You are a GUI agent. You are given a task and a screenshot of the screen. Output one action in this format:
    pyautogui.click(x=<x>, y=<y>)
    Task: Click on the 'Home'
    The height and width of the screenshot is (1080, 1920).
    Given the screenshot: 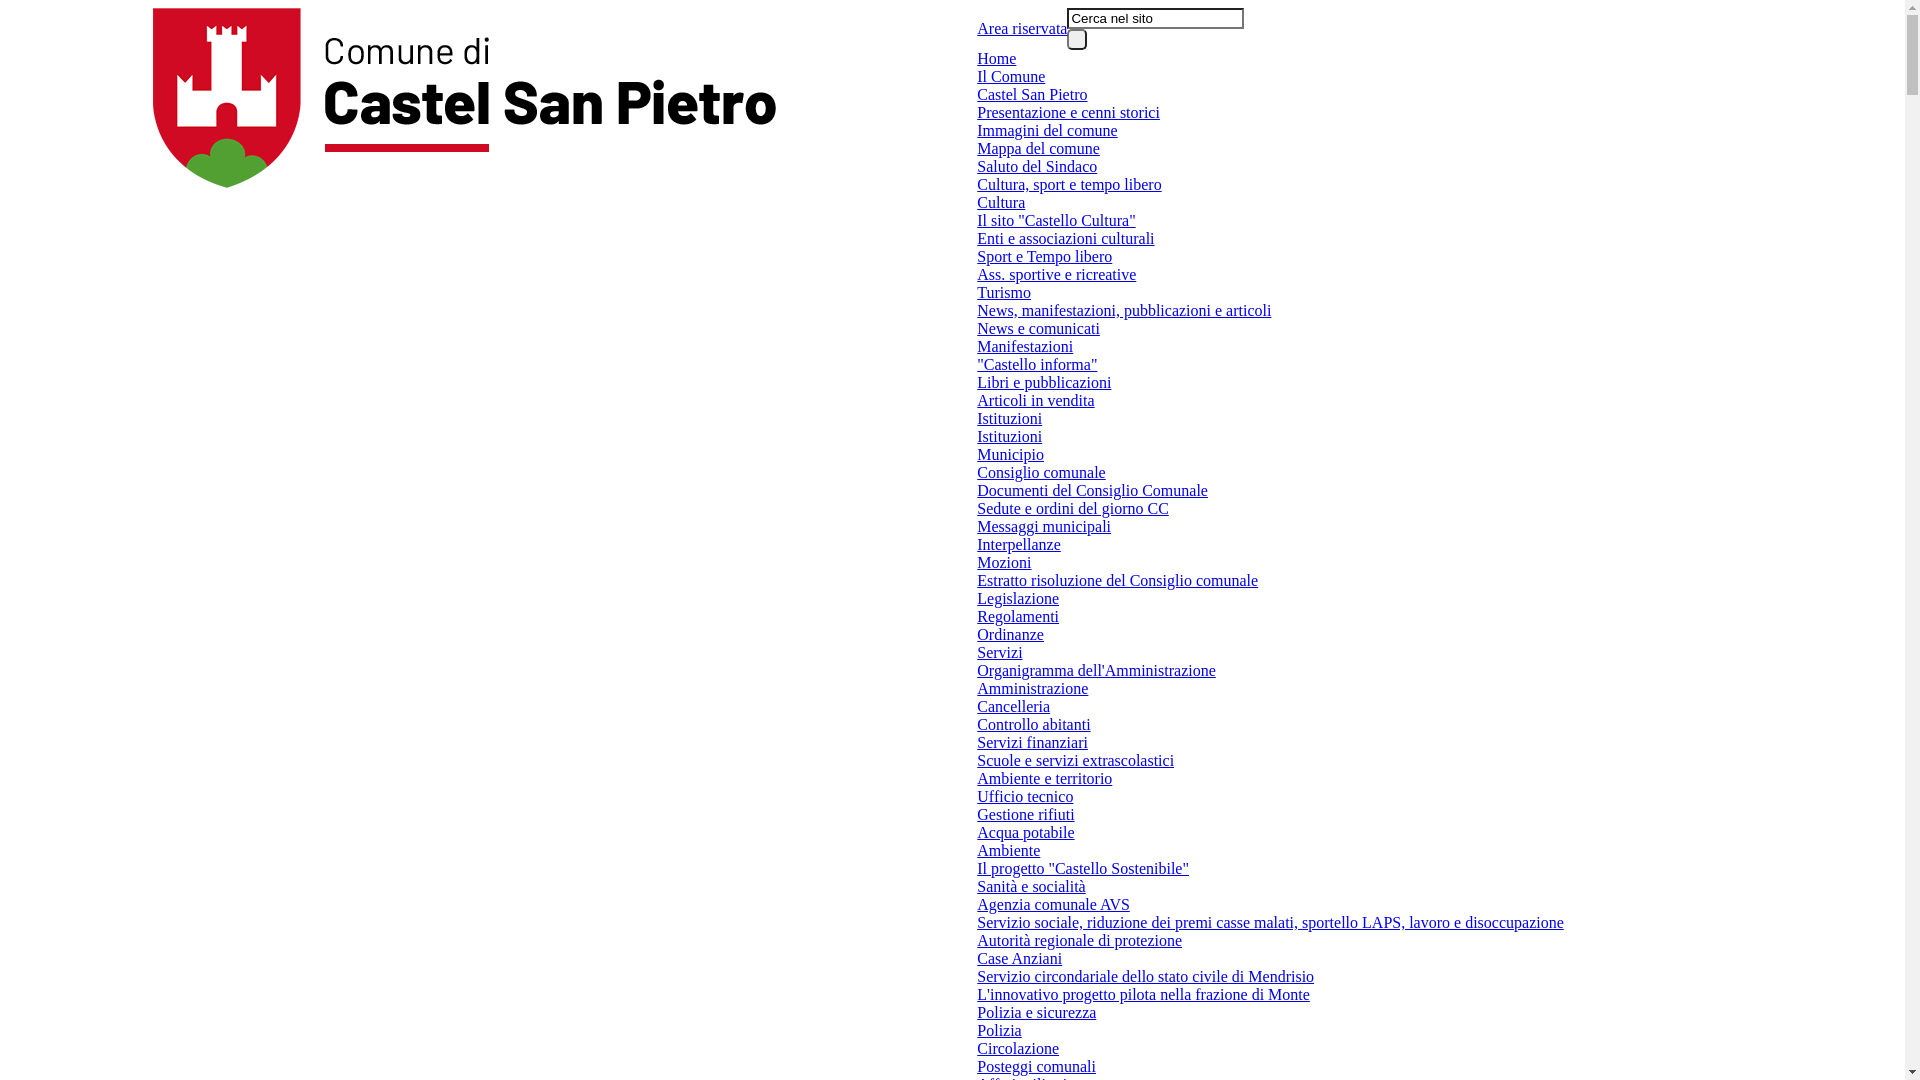 What is the action you would take?
    pyautogui.click(x=996, y=57)
    